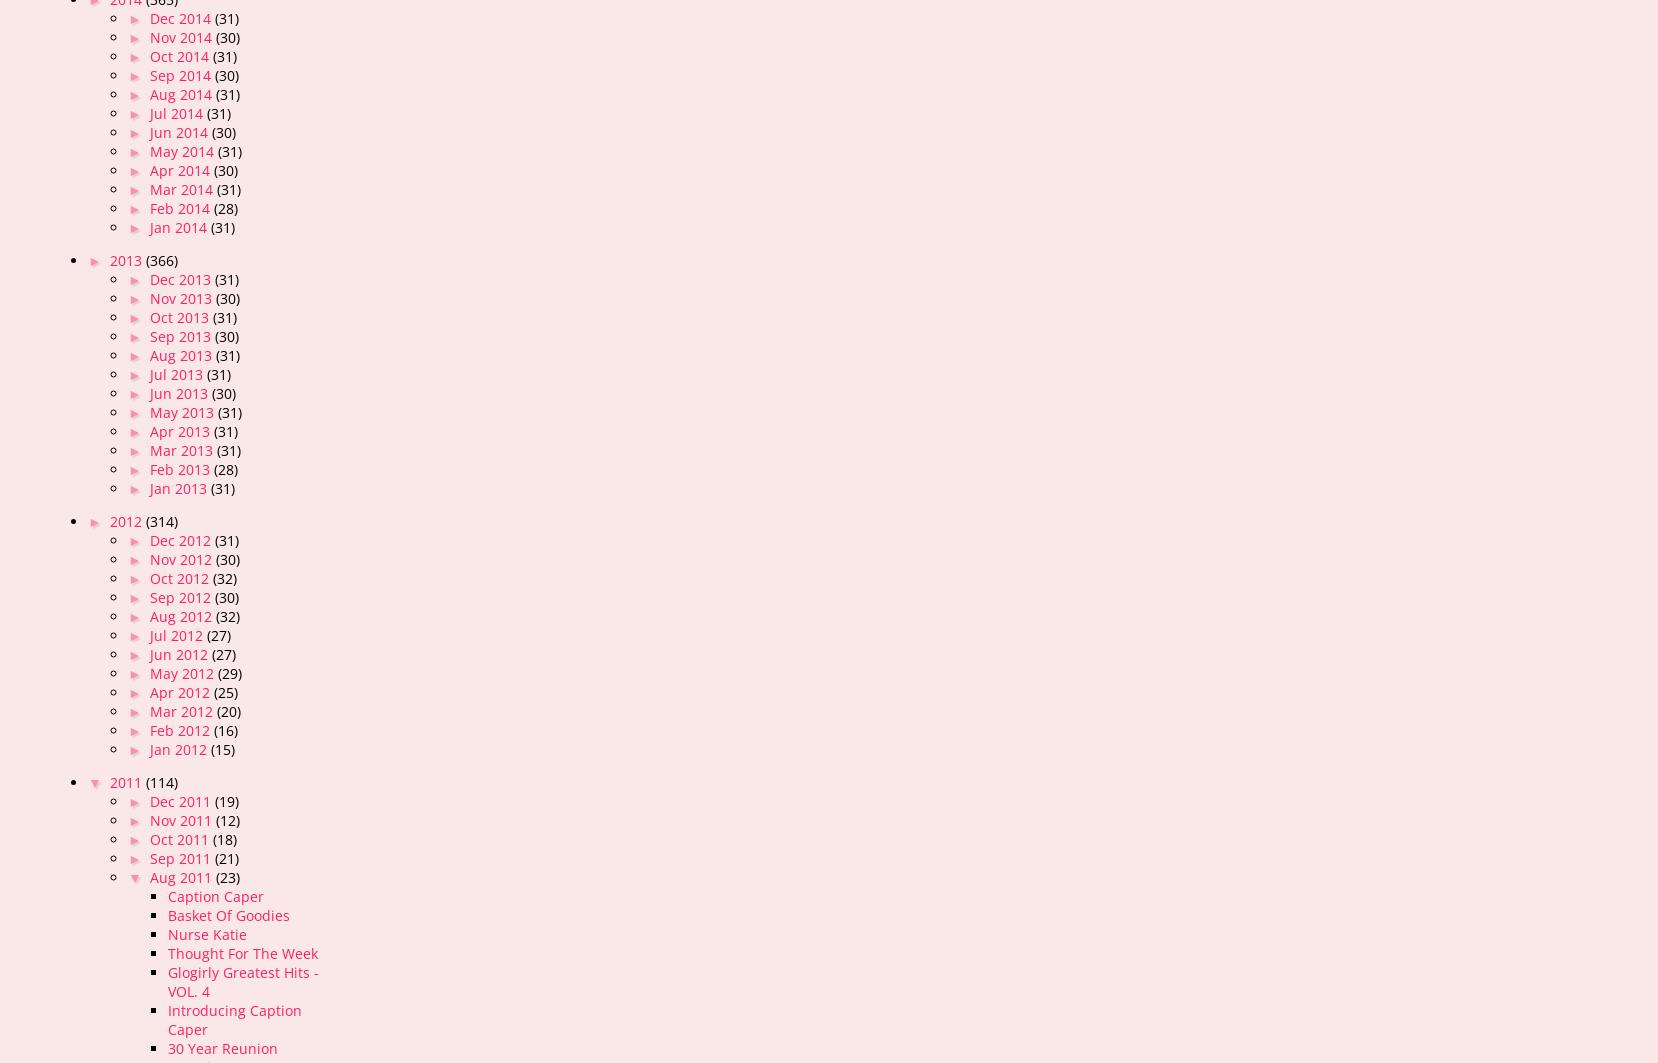 The width and height of the screenshot is (1658, 1063). Describe the element at coordinates (181, 75) in the screenshot. I see `'Sep 2014'` at that location.